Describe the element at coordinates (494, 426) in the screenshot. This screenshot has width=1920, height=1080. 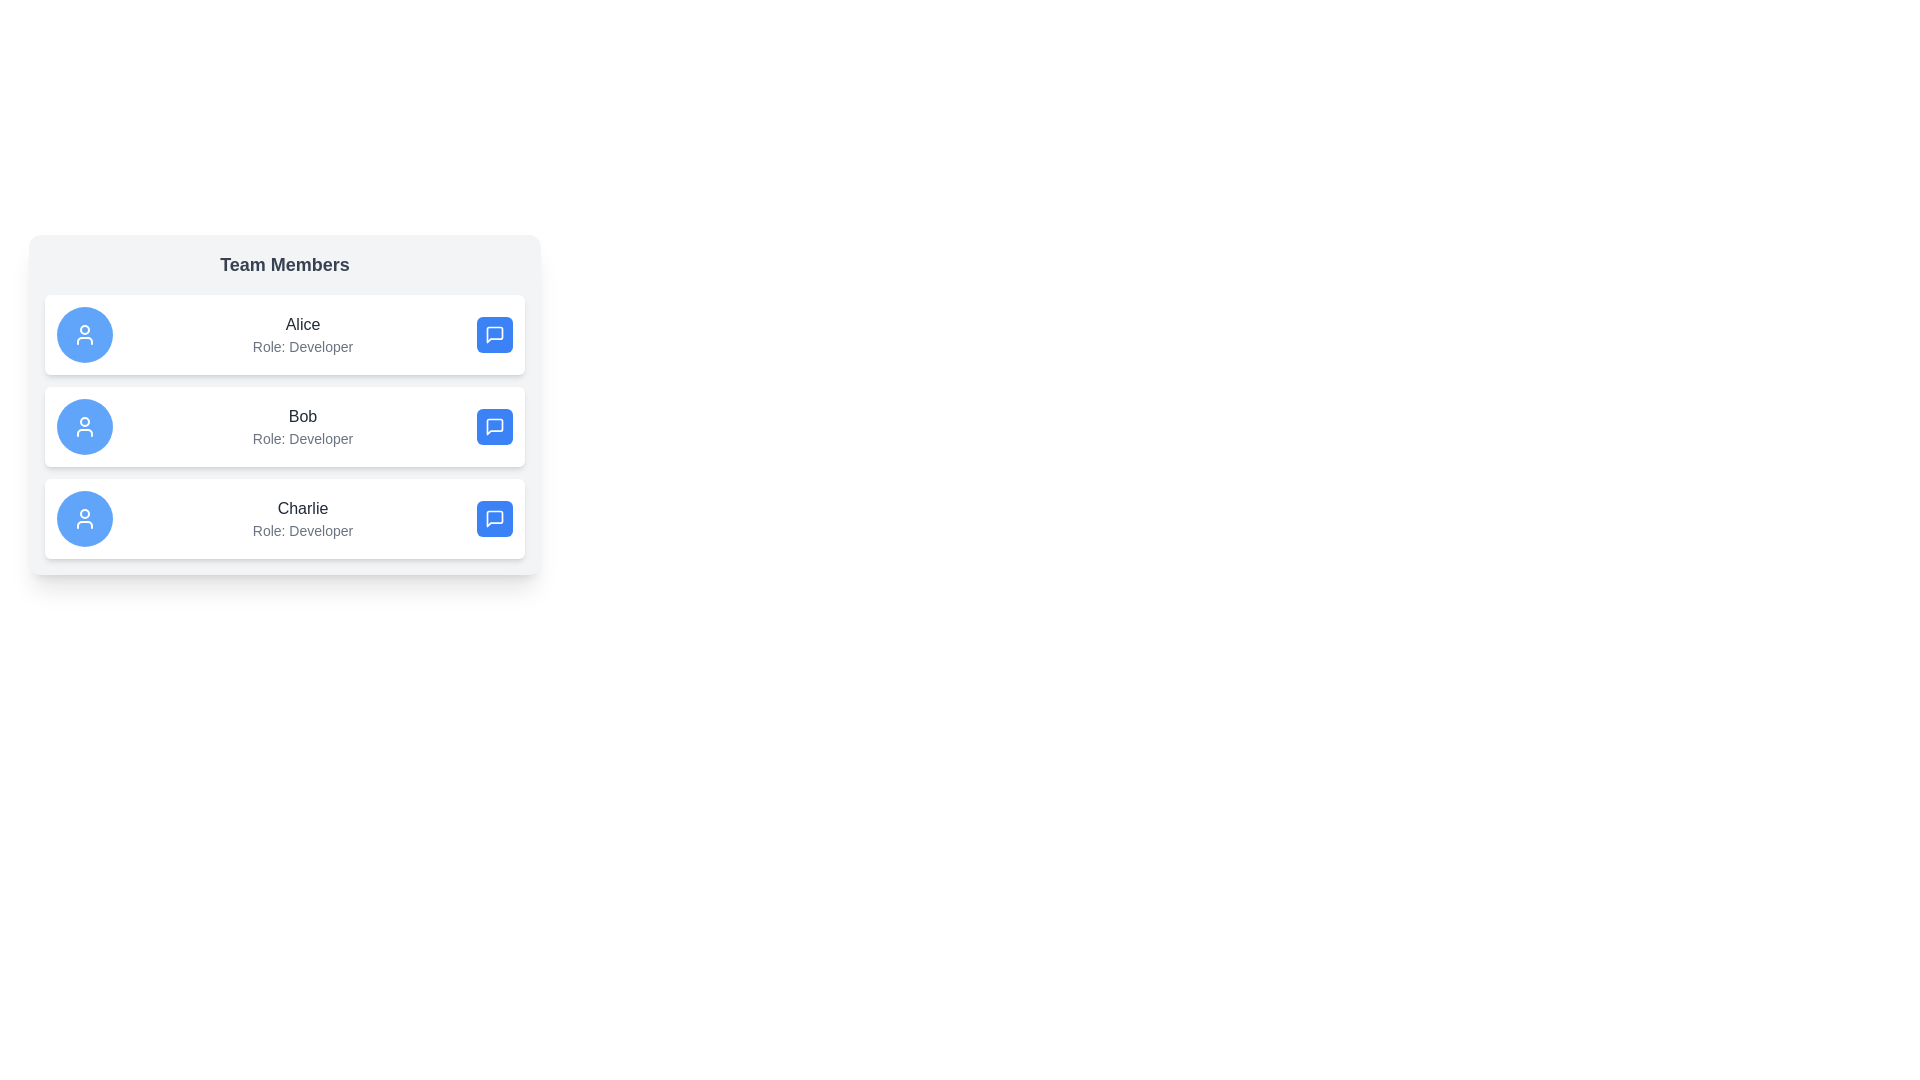
I see `the speech bubble icon associated with the team member 'Bob' in the 'Team Members' section using keyboard navigation for accessibility` at that location.